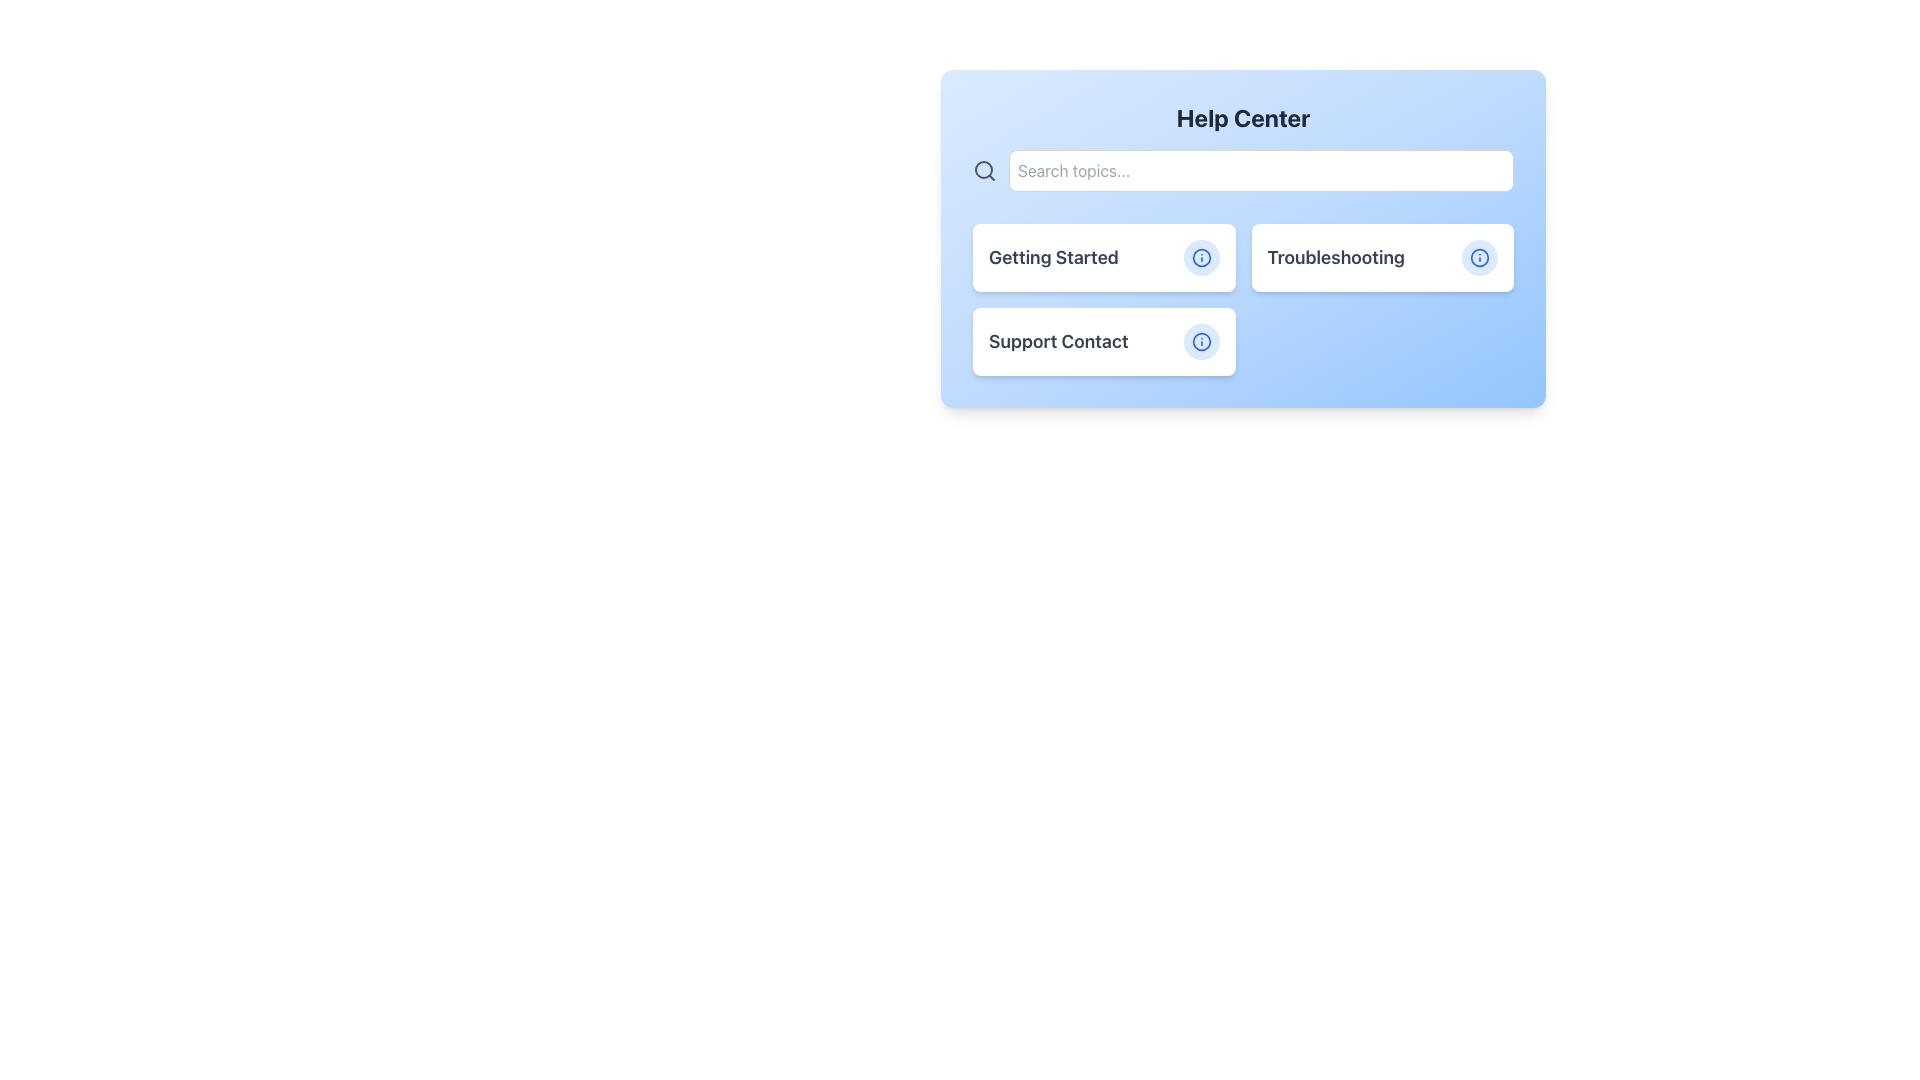 The width and height of the screenshot is (1920, 1080). Describe the element at coordinates (1103, 257) in the screenshot. I see `the Clickable Card in the top-left corner of the grid within the 'Help Center' section` at that location.